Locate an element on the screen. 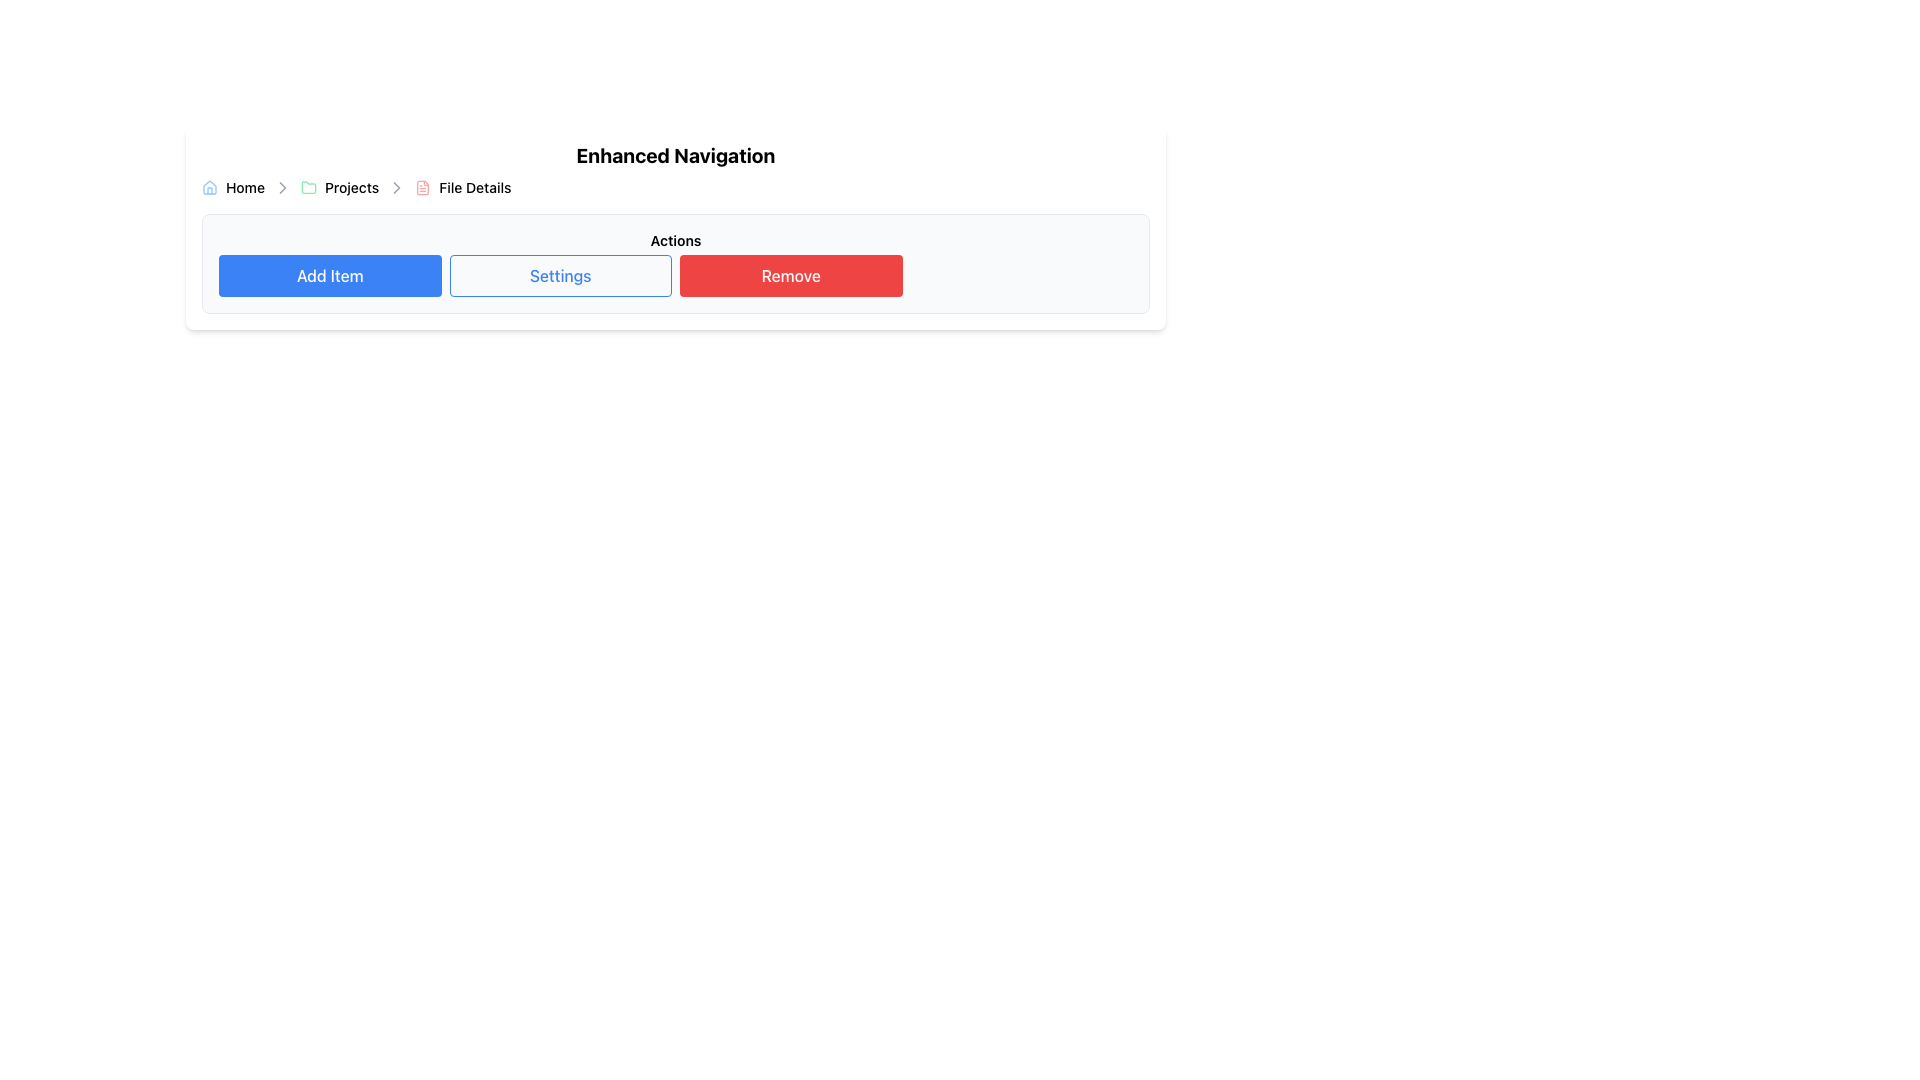 This screenshot has height=1080, width=1920. the right-pointing chevron icon in the breadcrumb navigation bar, which is styled with a hollow outline and indicates navigation between 'Home' and 'Projects' is located at coordinates (397, 188).